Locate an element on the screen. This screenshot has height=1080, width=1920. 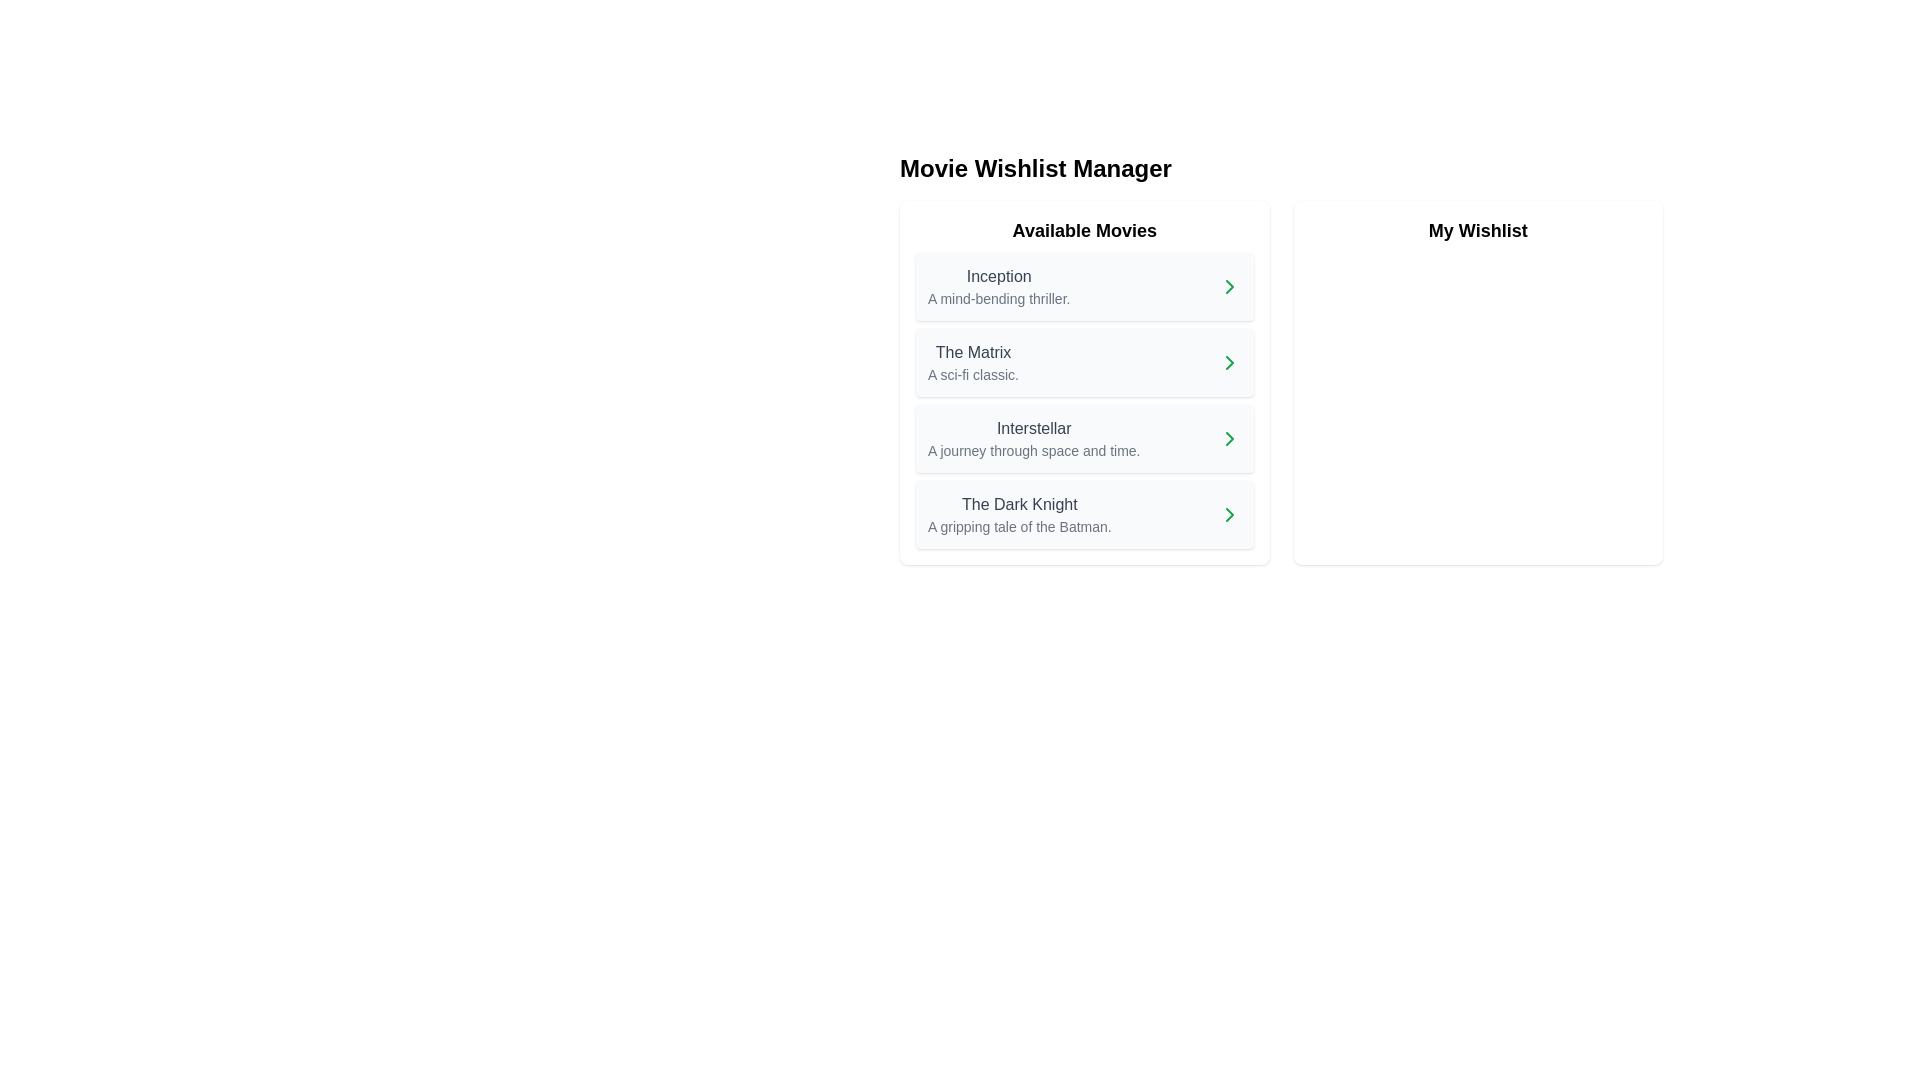
the text label that describes the movie 'Interstellar', which is positioned directly below the title 'Interstellar' in the 'Available Movies' list is located at coordinates (1034, 451).